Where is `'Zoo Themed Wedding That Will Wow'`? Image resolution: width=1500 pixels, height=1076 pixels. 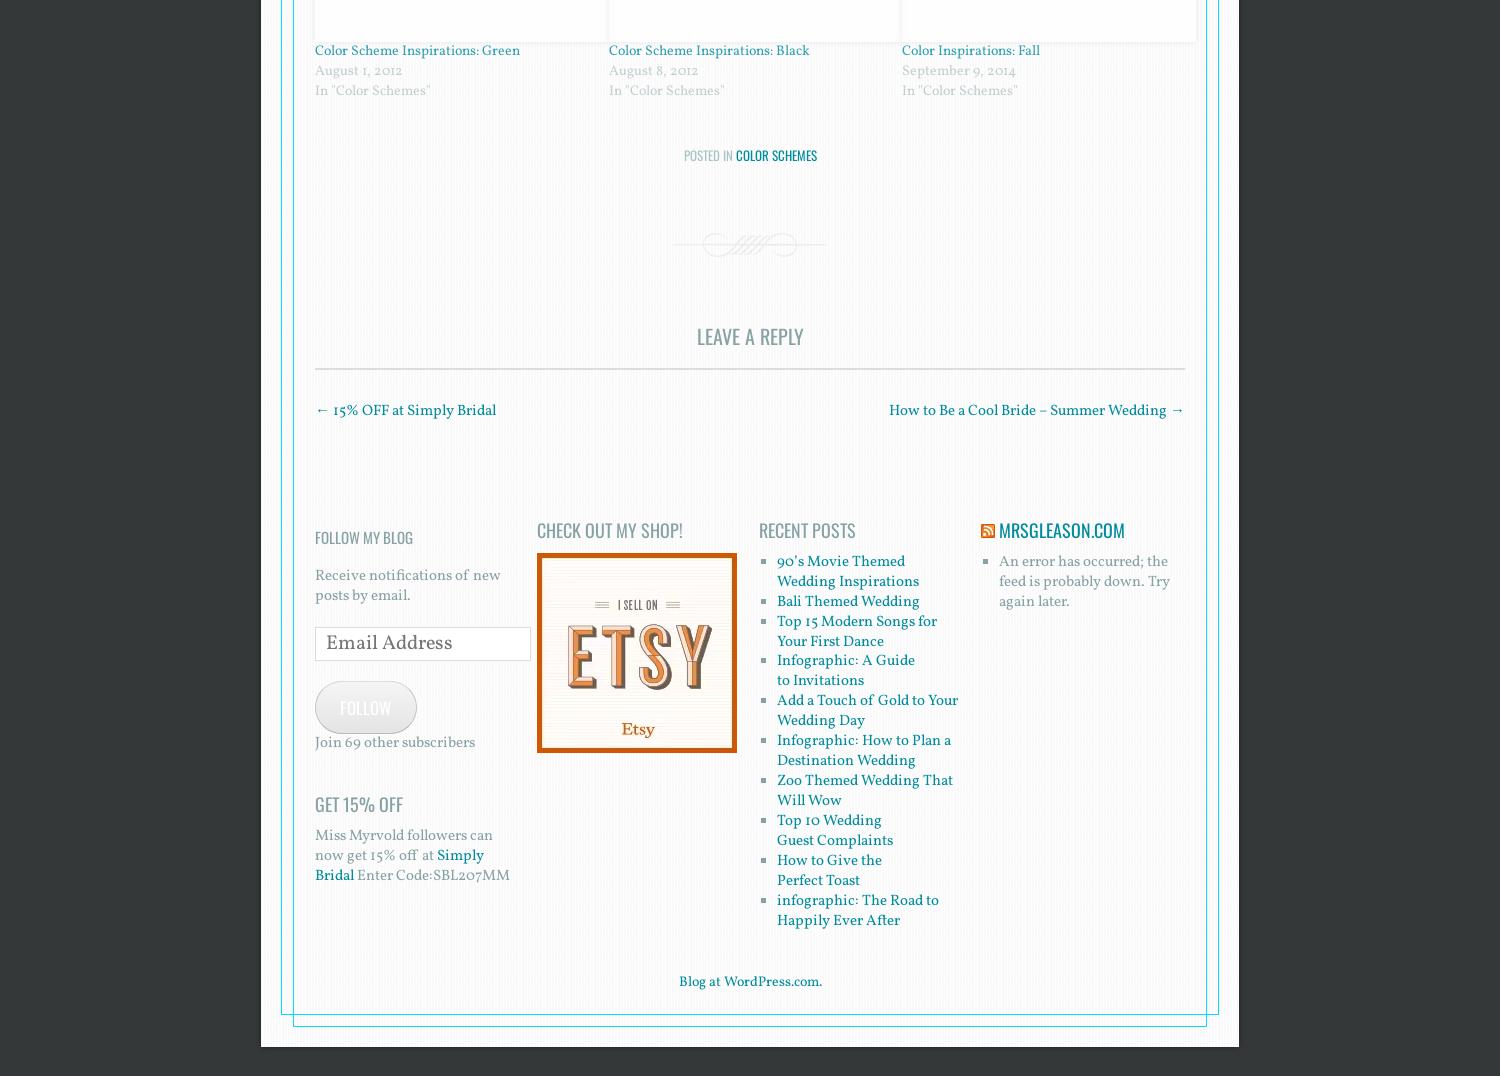
'Zoo Themed Wedding That Will Wow' is located at coordinates (862, 791).